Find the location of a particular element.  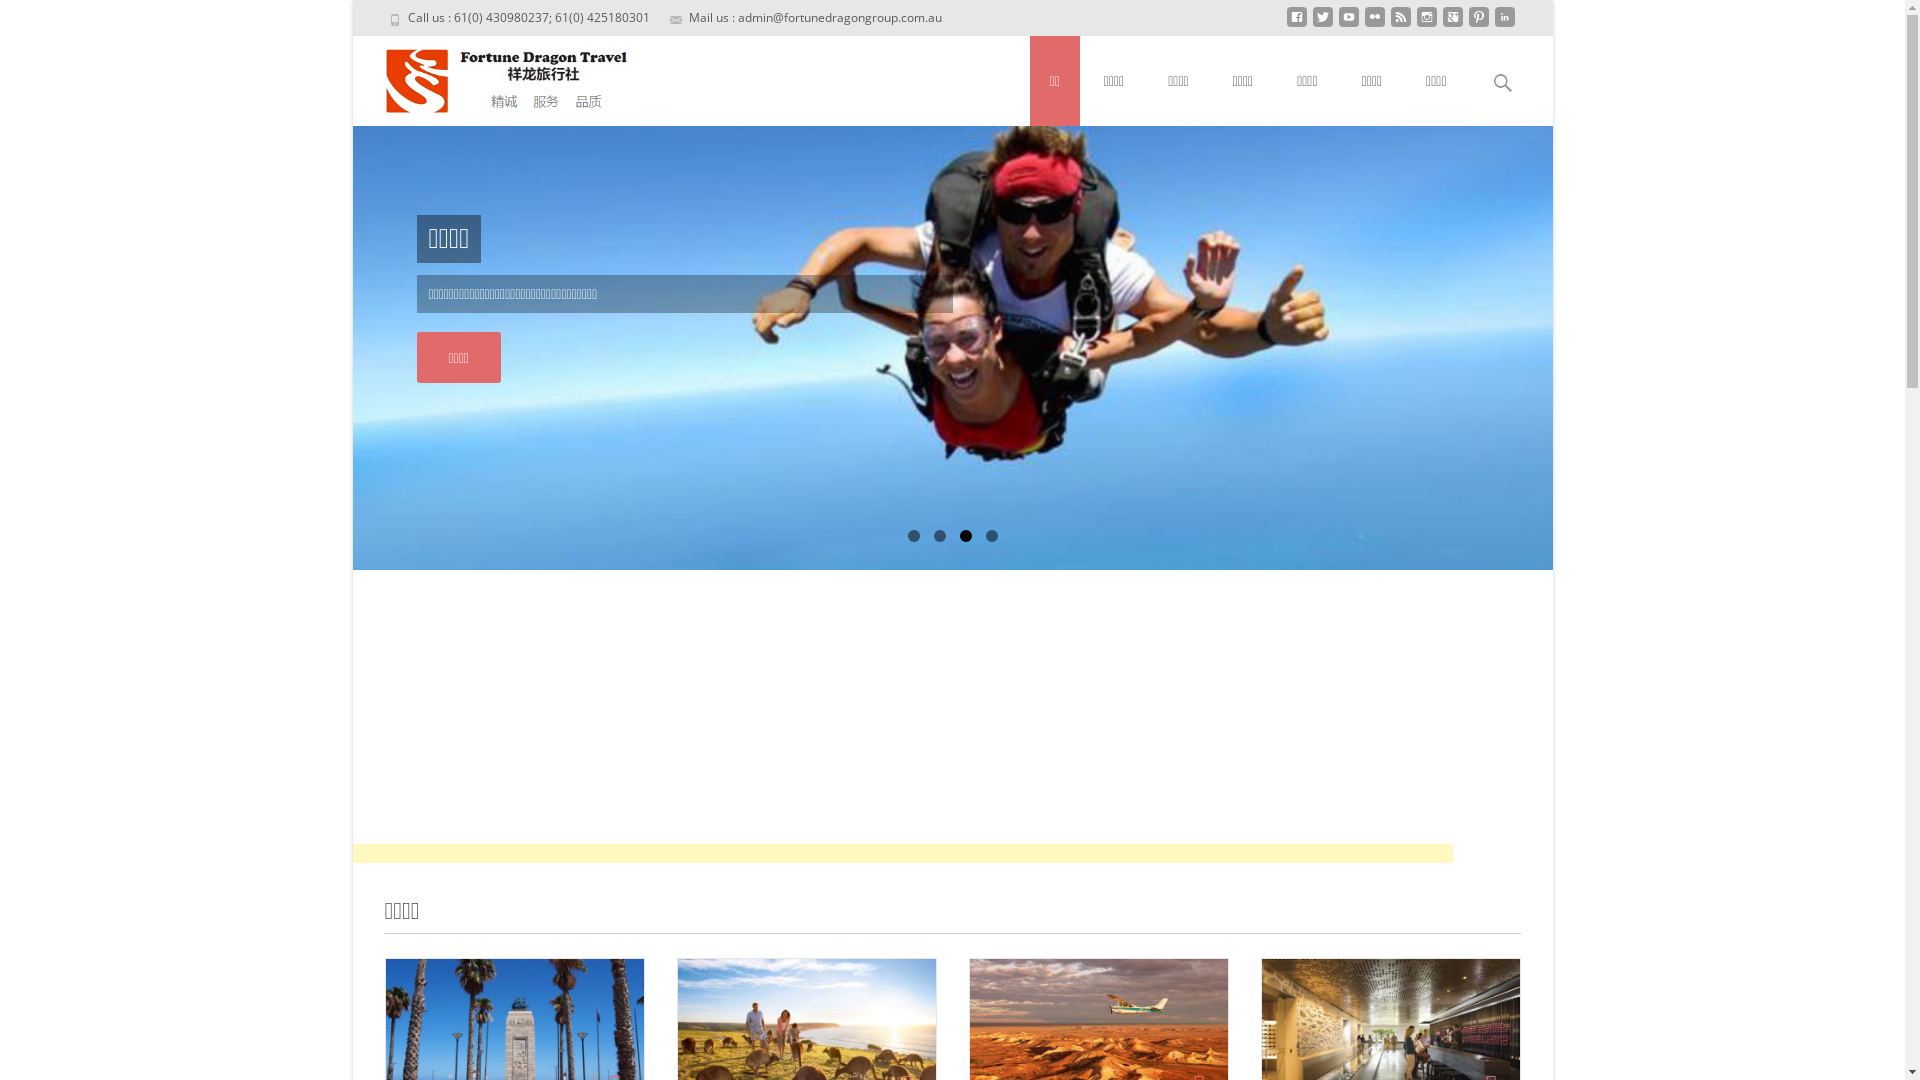

'feed' is located at coordinates (1389, 24).